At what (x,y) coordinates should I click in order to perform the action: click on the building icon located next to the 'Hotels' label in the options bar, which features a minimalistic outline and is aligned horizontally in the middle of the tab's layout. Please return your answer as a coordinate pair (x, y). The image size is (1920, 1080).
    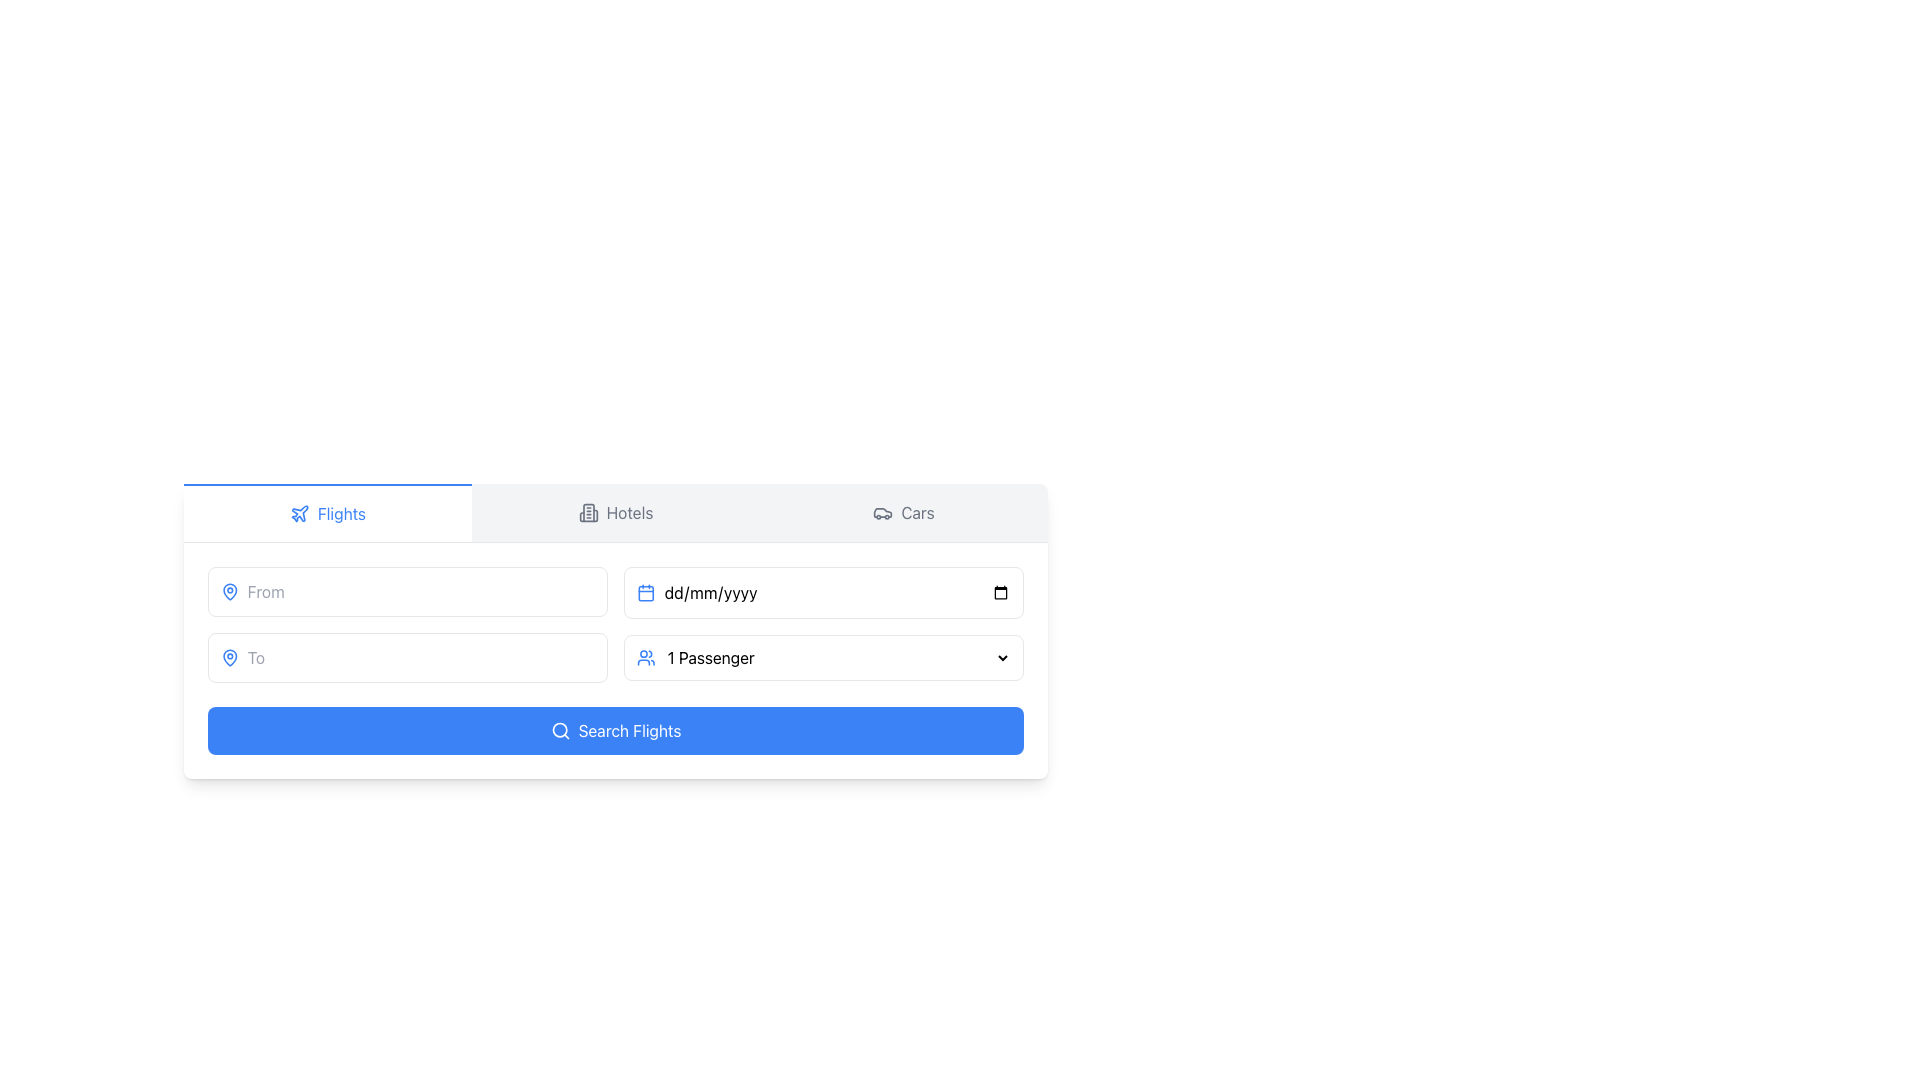
    Looking at the image, I should click on (587, 512).